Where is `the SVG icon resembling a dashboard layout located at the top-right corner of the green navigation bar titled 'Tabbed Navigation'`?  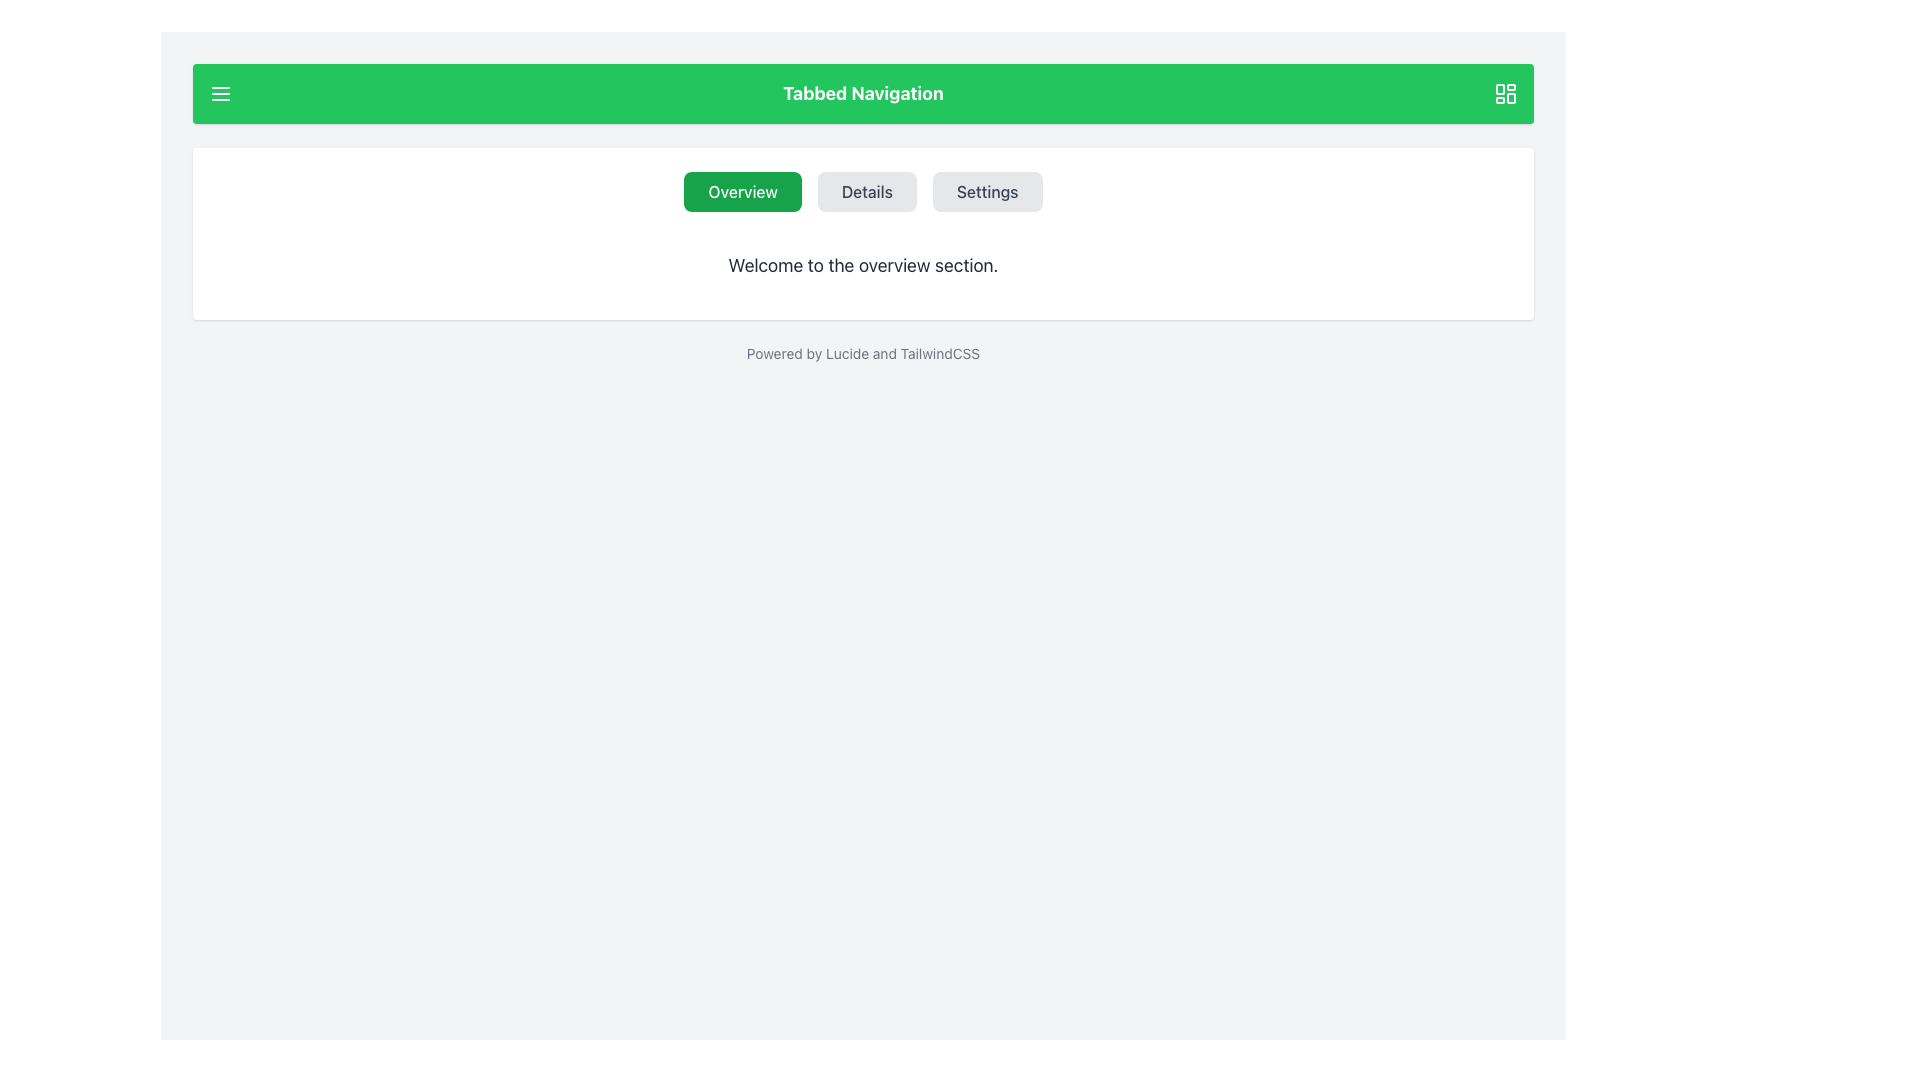 the SVG icon resembling a dashboard layout located at the top-right corner of the green navigation bar titled 'Tabbed Navigation' is located at coordinates (1506, 93).